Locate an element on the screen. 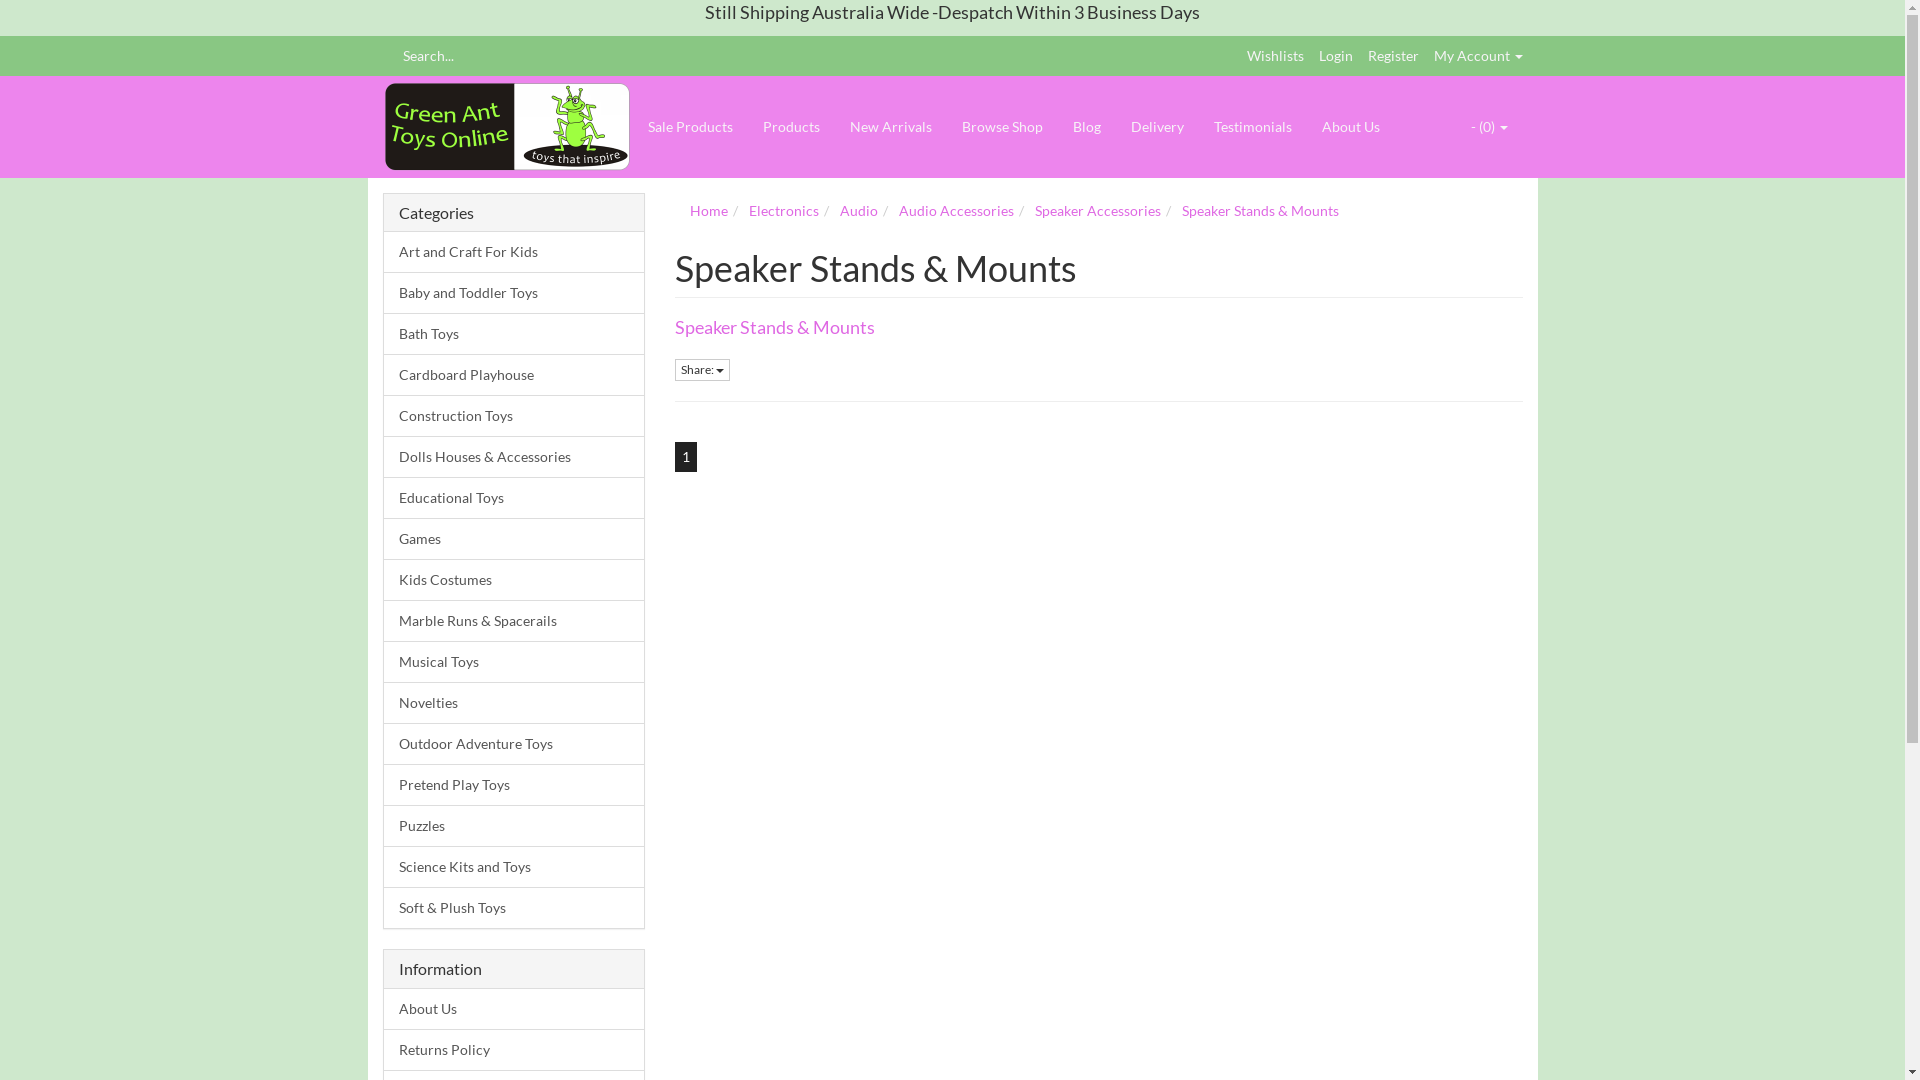  'Blog' is located at coordinates (1085, 127).